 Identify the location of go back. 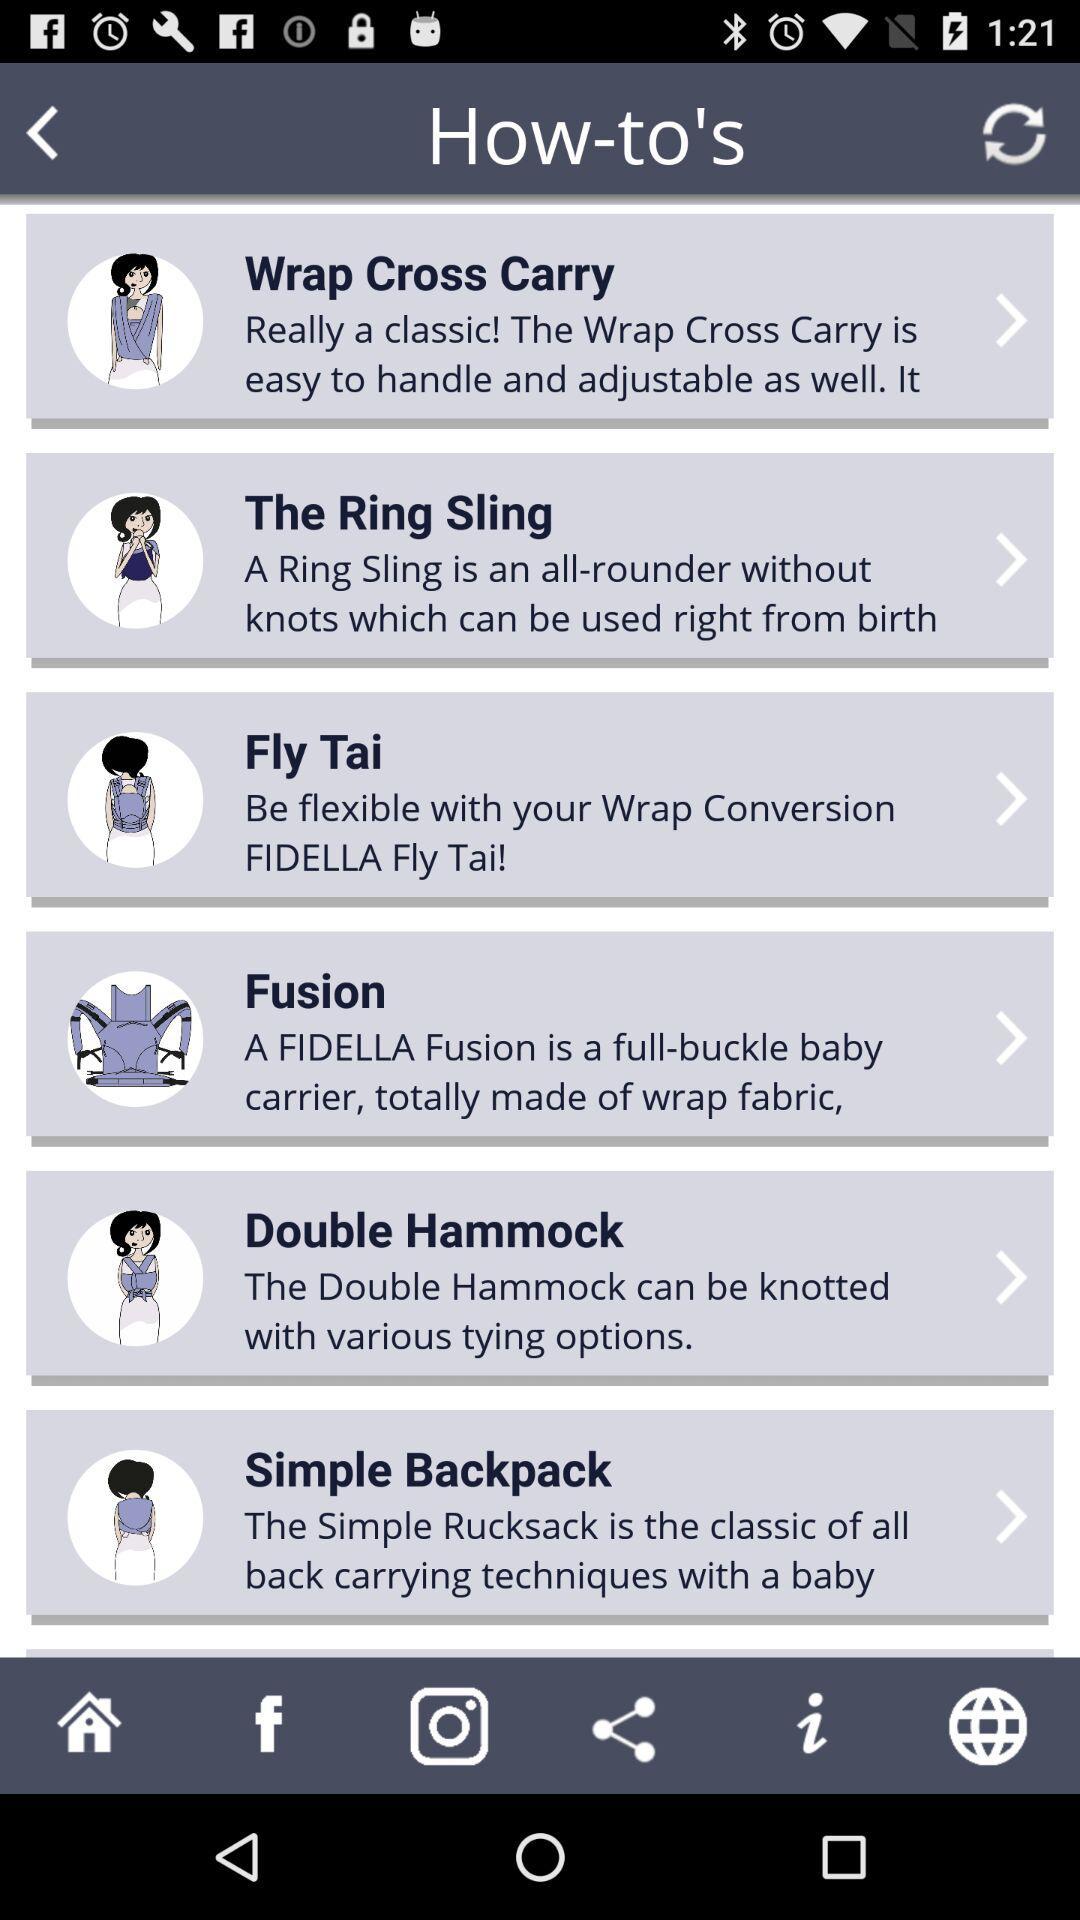
(80, 132).